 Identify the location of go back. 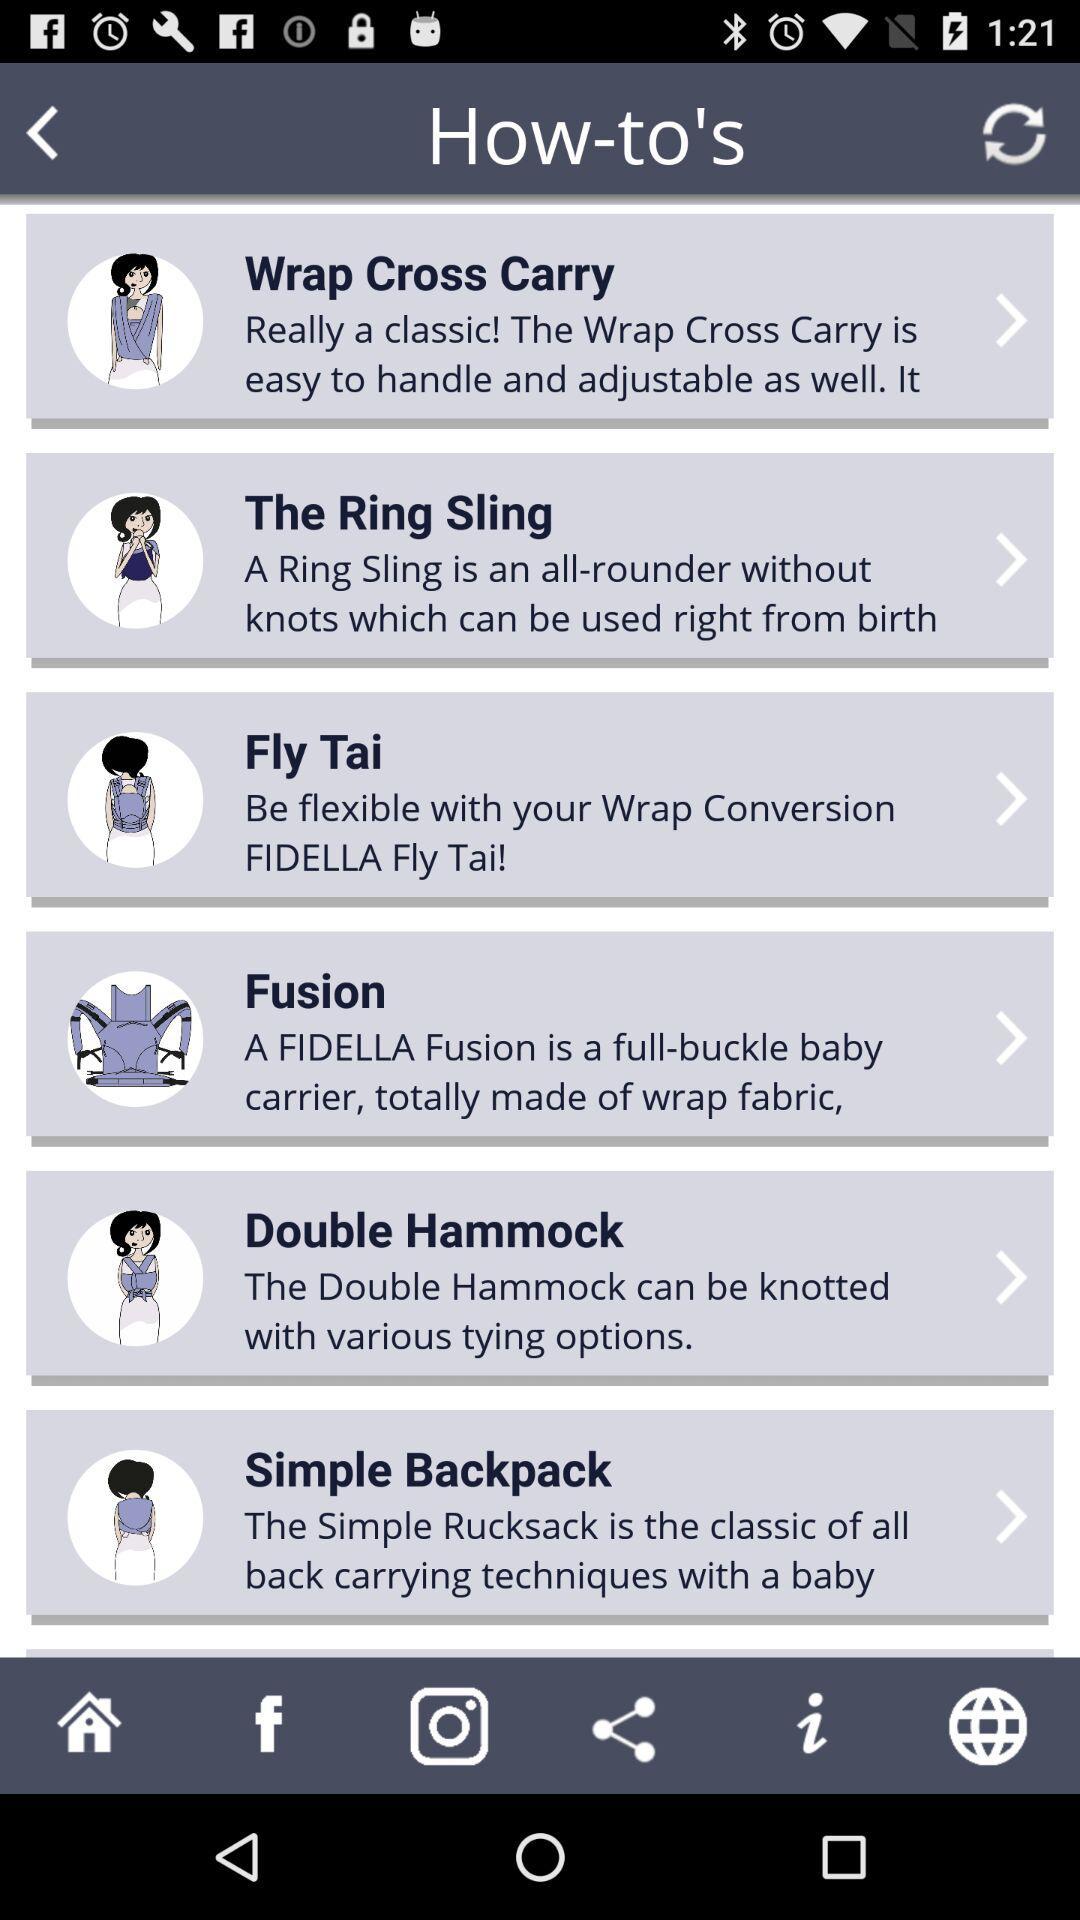
(80, 132).